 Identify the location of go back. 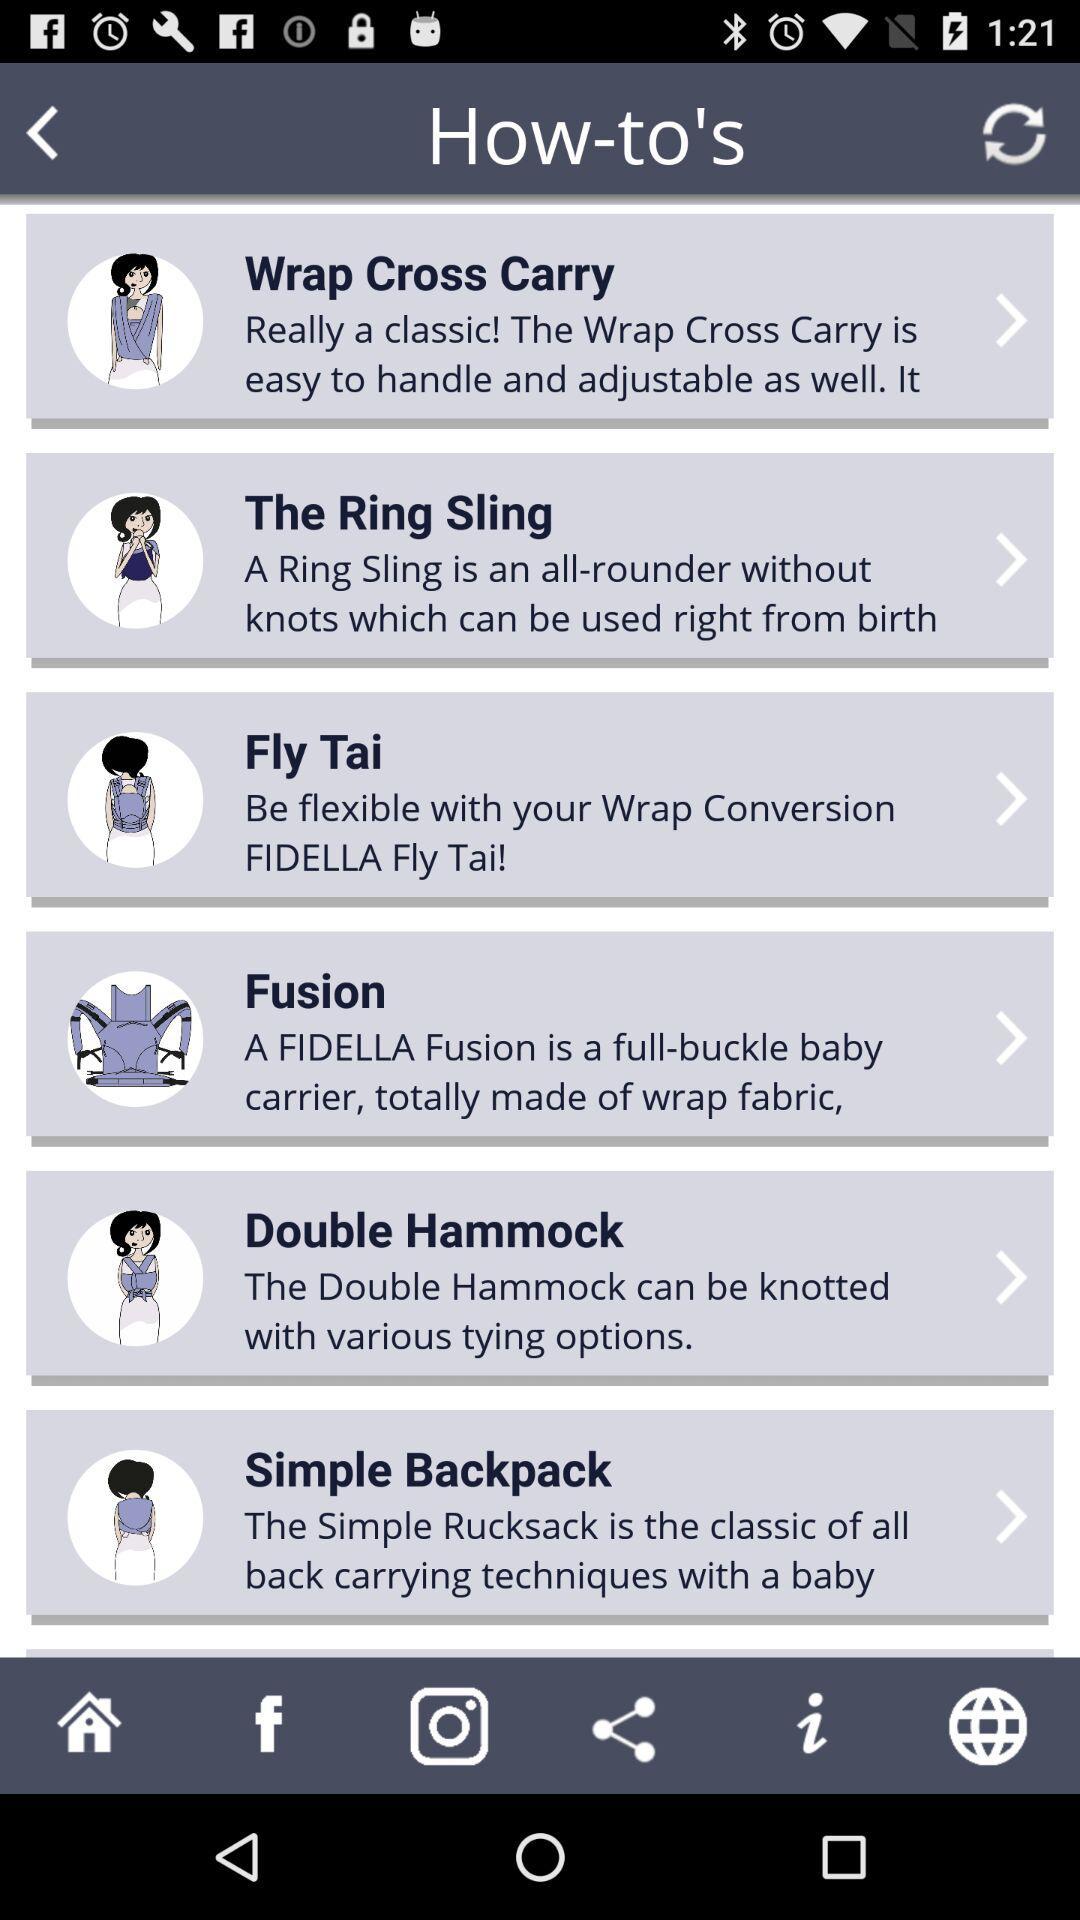
(80, 132).